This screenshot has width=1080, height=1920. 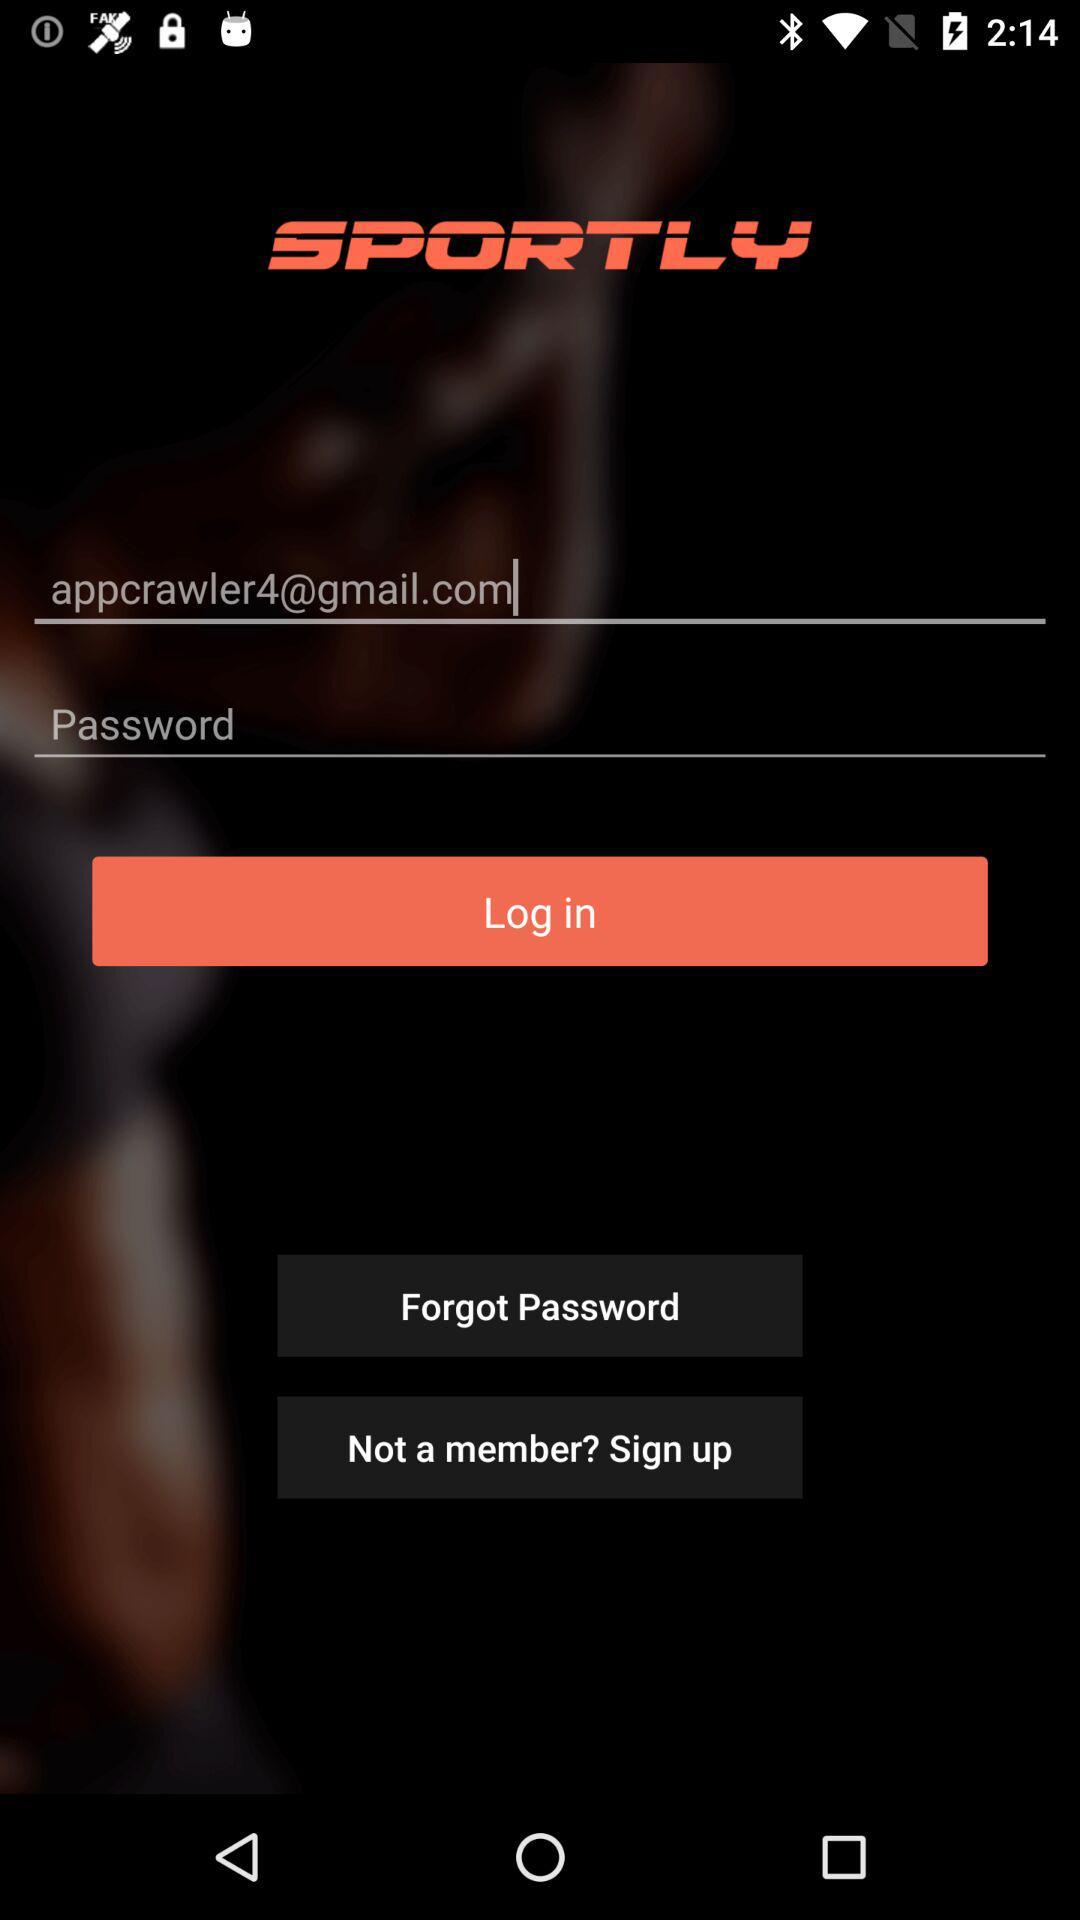 What do you see at coordinates (540, 1447) in the screenshot?
I see `not a member item` at bounding box center [540, 1447].